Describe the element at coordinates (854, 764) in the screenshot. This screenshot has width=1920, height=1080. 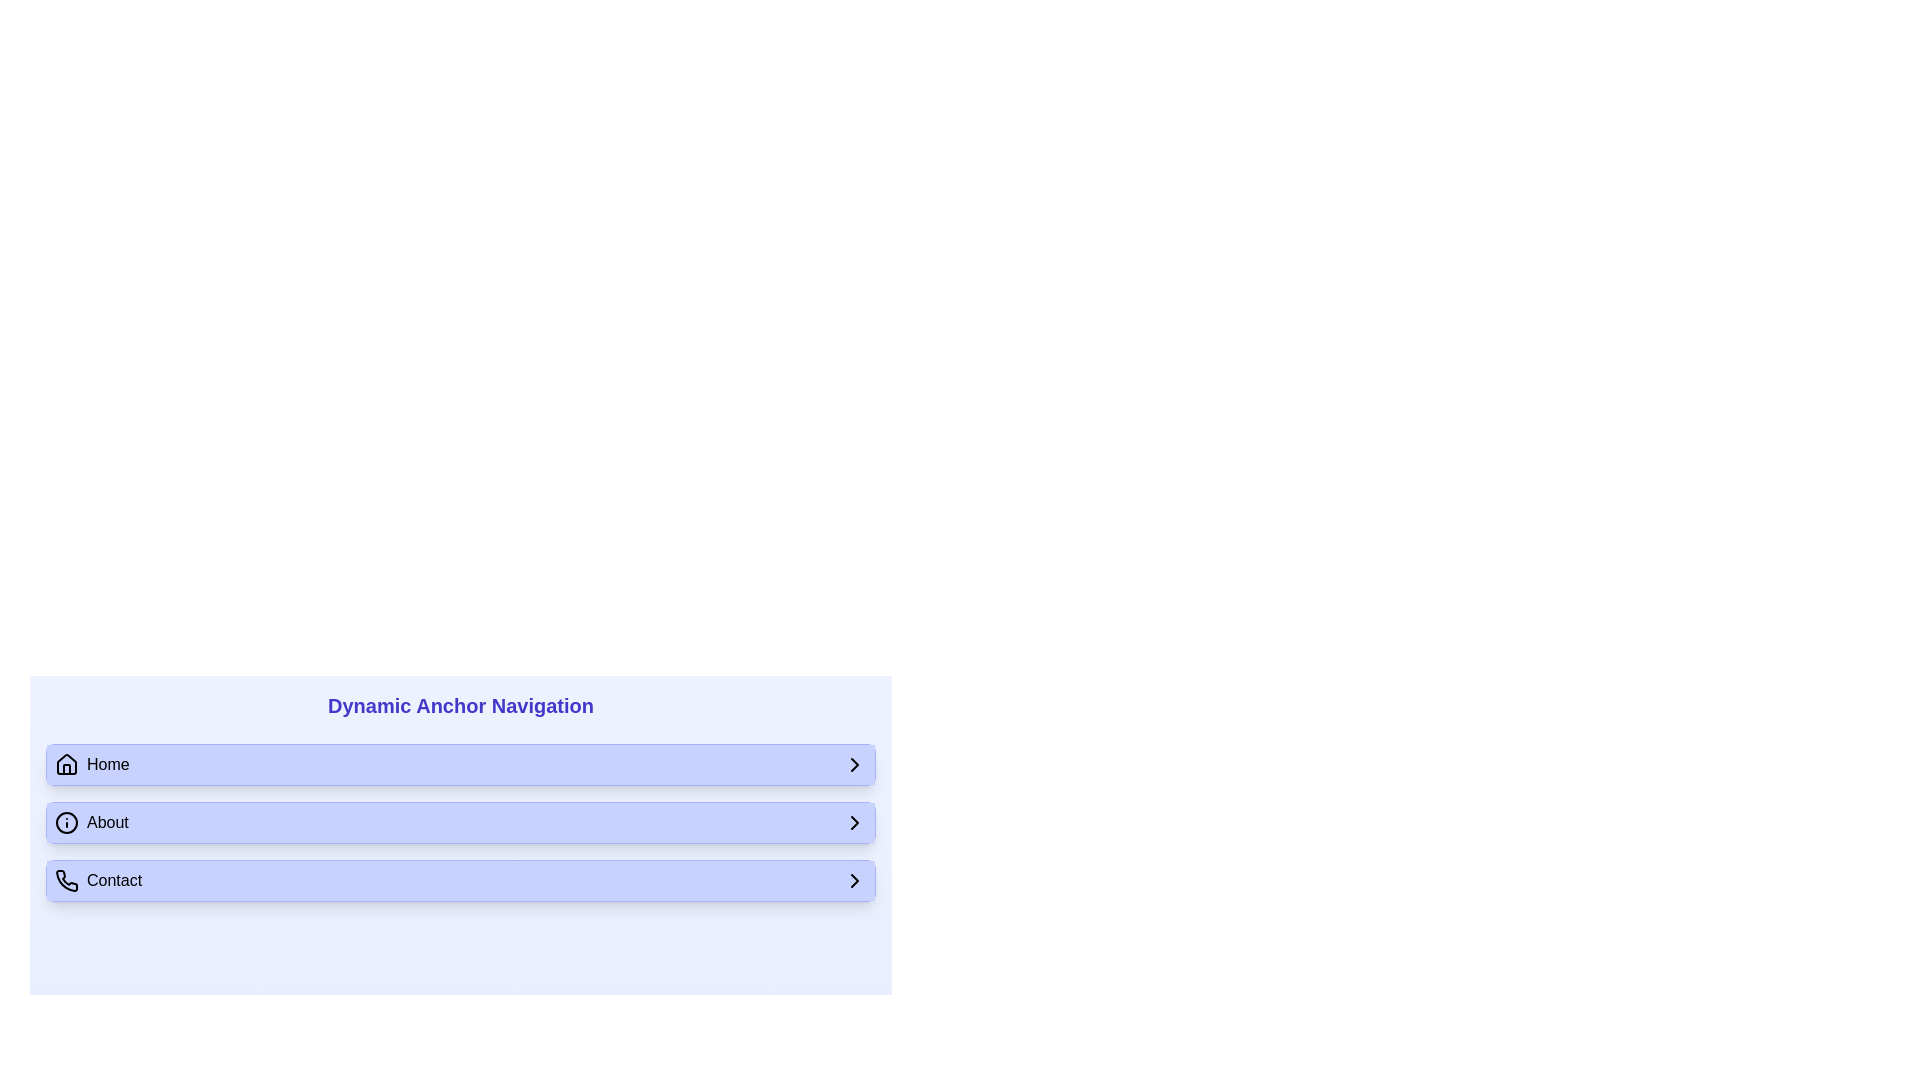
I see `the right-pointing chevron icon displayed in black, located on the far-right end of the blue 'Home' button` at that location.